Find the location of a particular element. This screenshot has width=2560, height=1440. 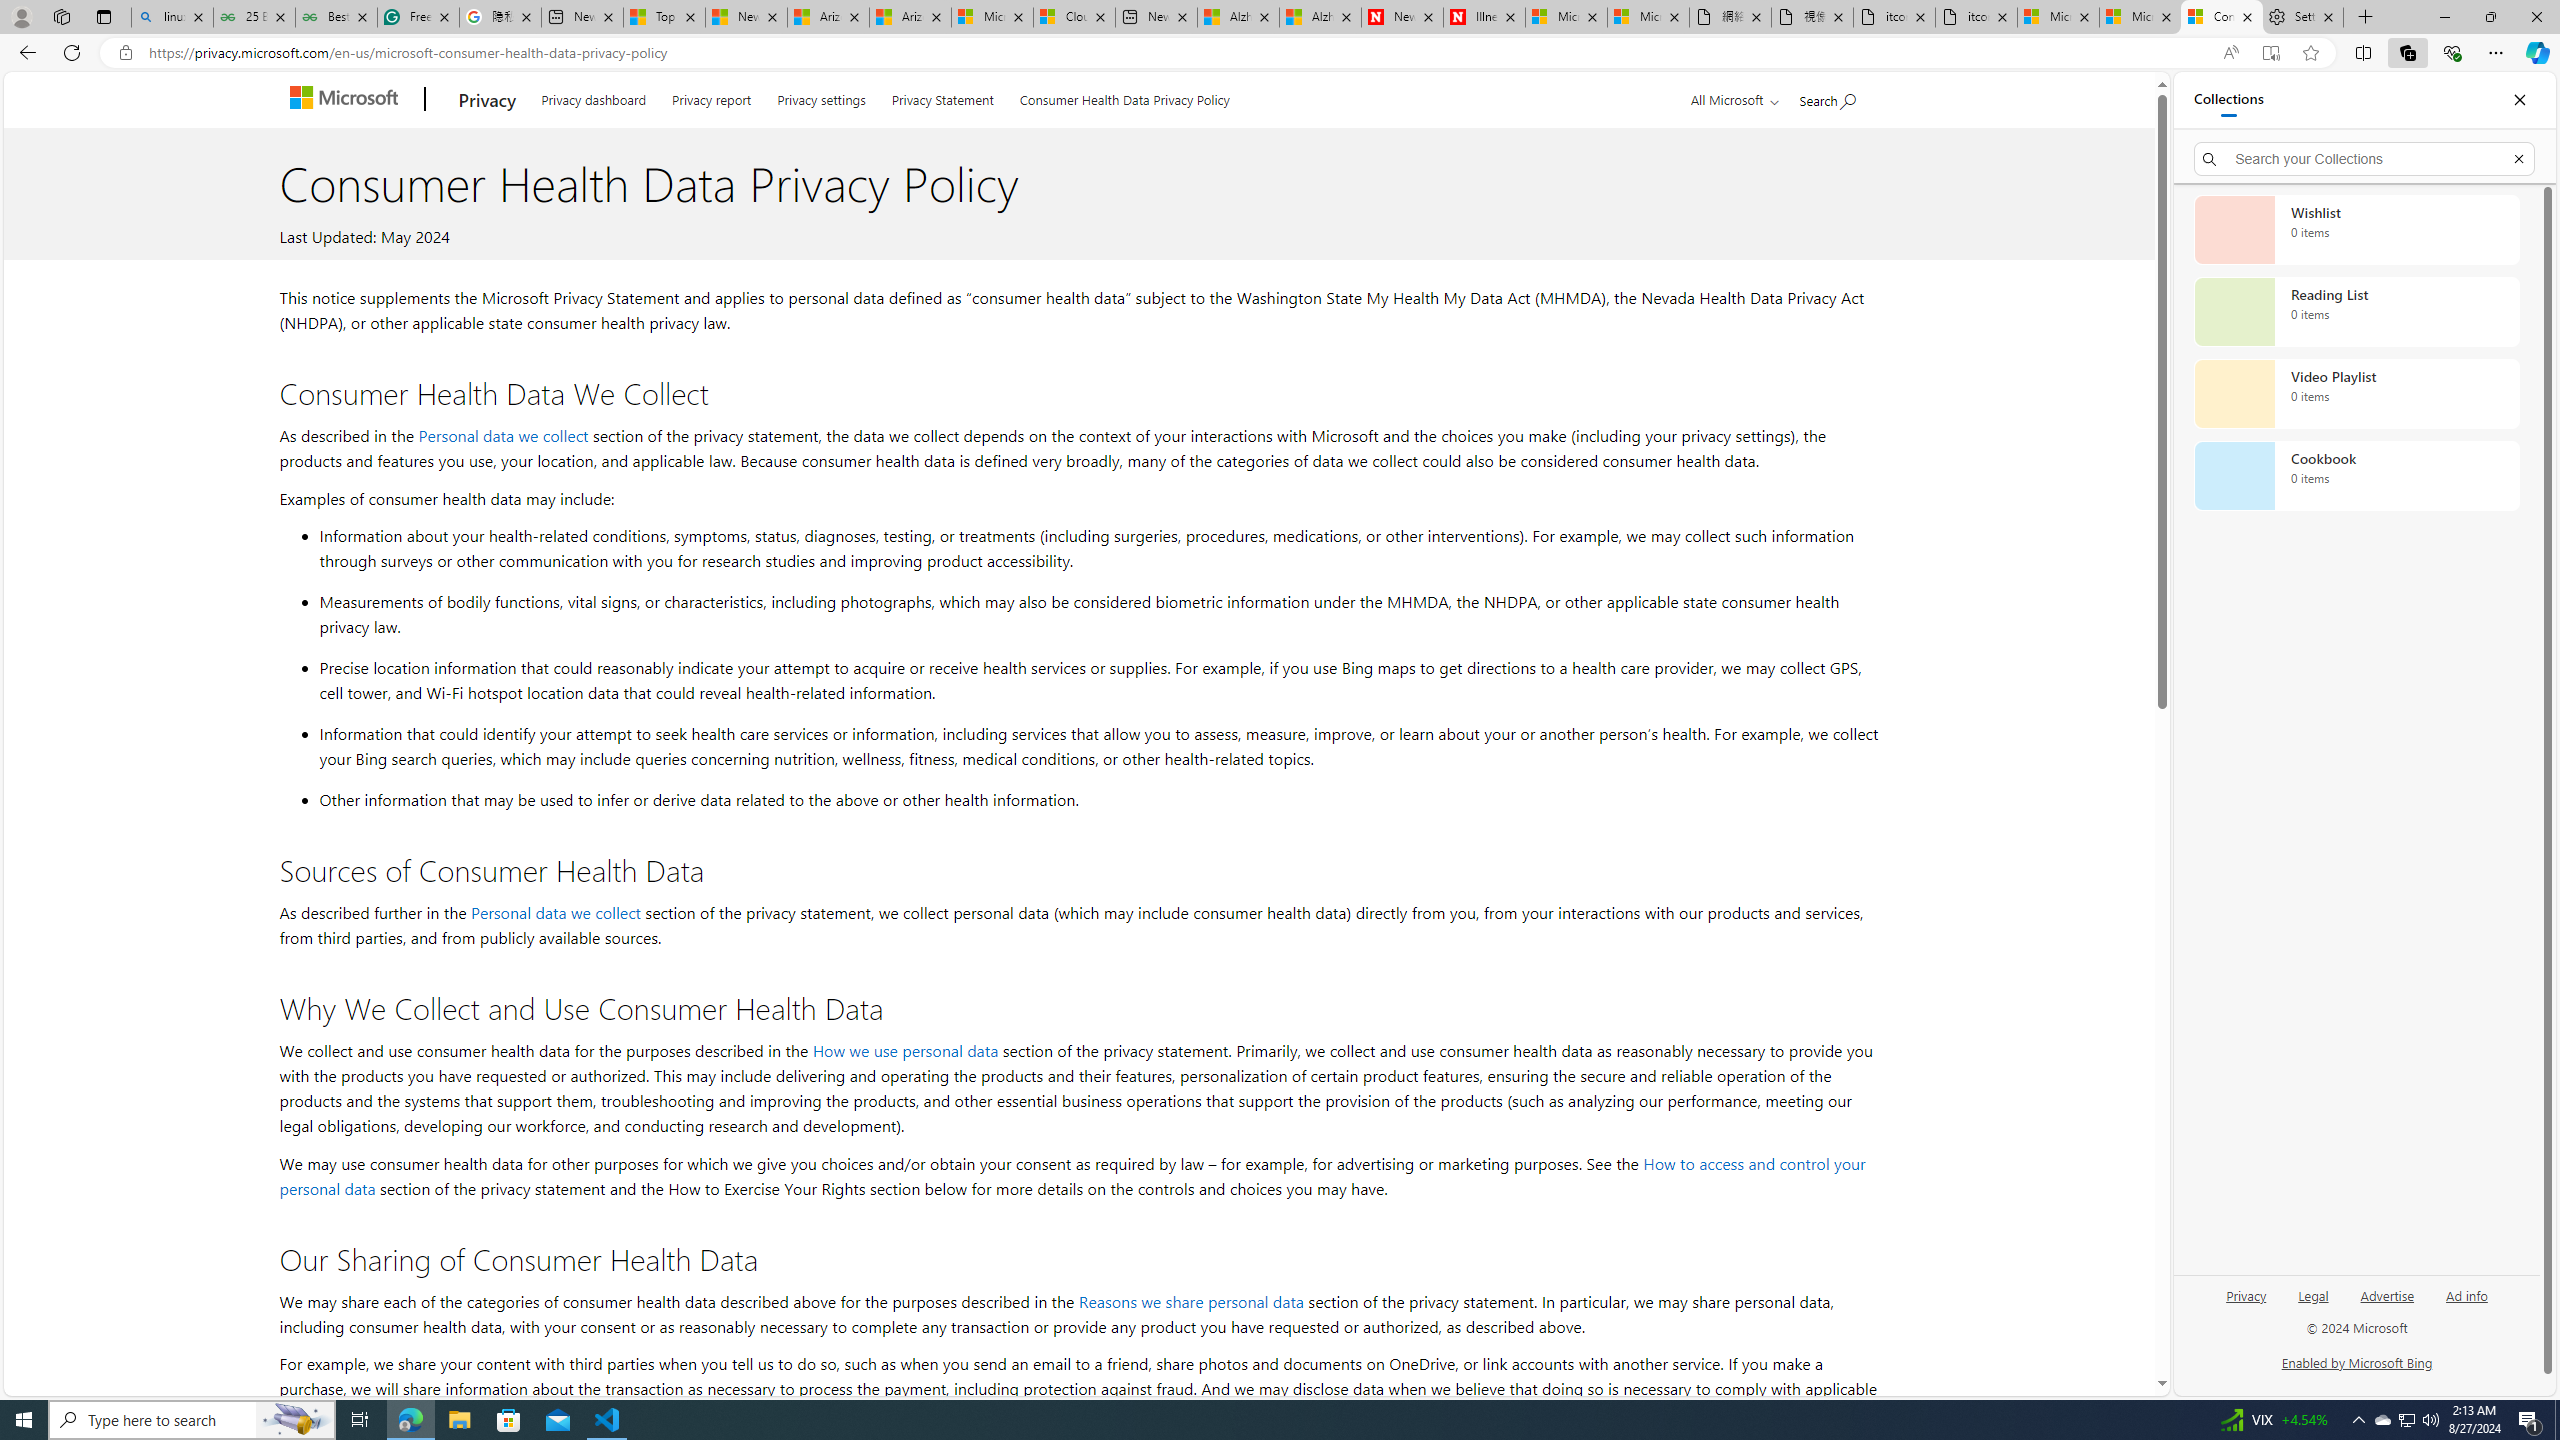

'itconcepthk.com/projector_solutions.mp4' is located at coordinates (1976, 16).